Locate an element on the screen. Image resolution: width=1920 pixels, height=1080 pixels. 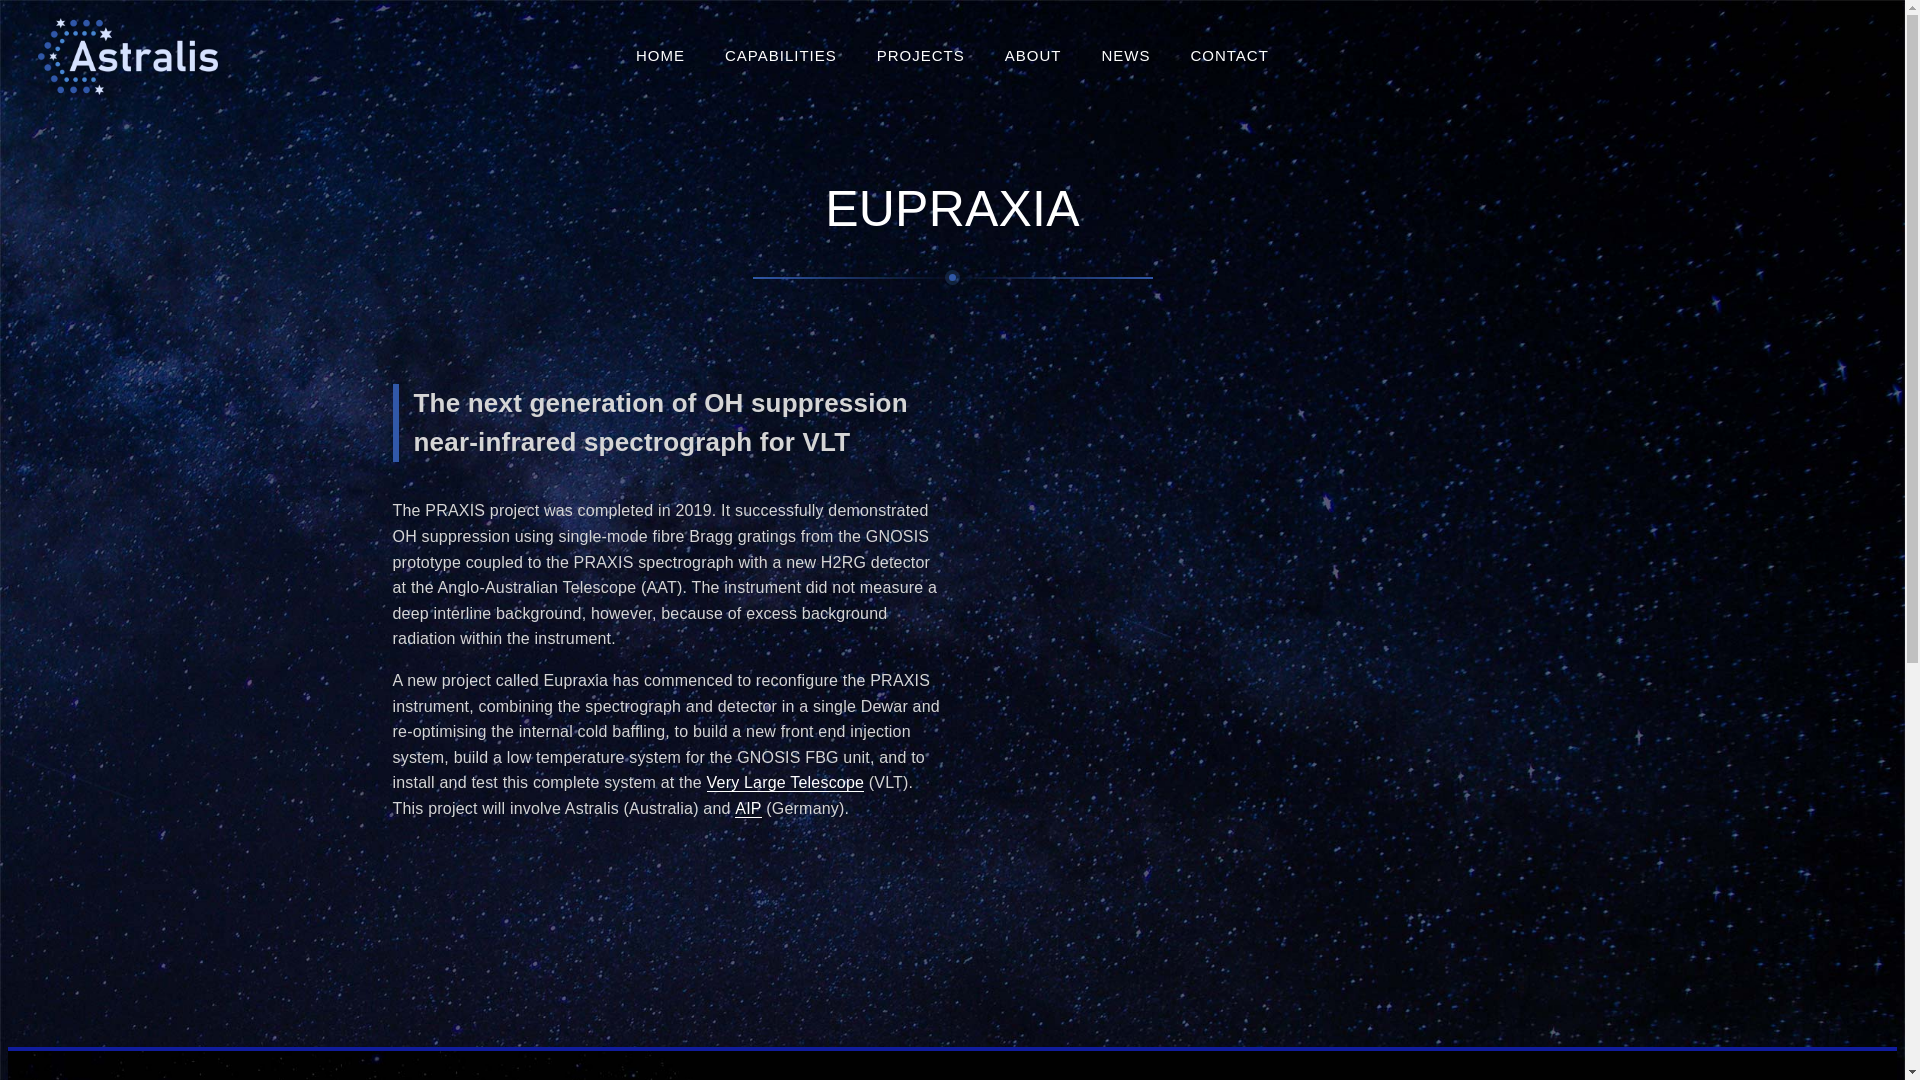
'PROJECTS' is located at coordinates (857, 55).